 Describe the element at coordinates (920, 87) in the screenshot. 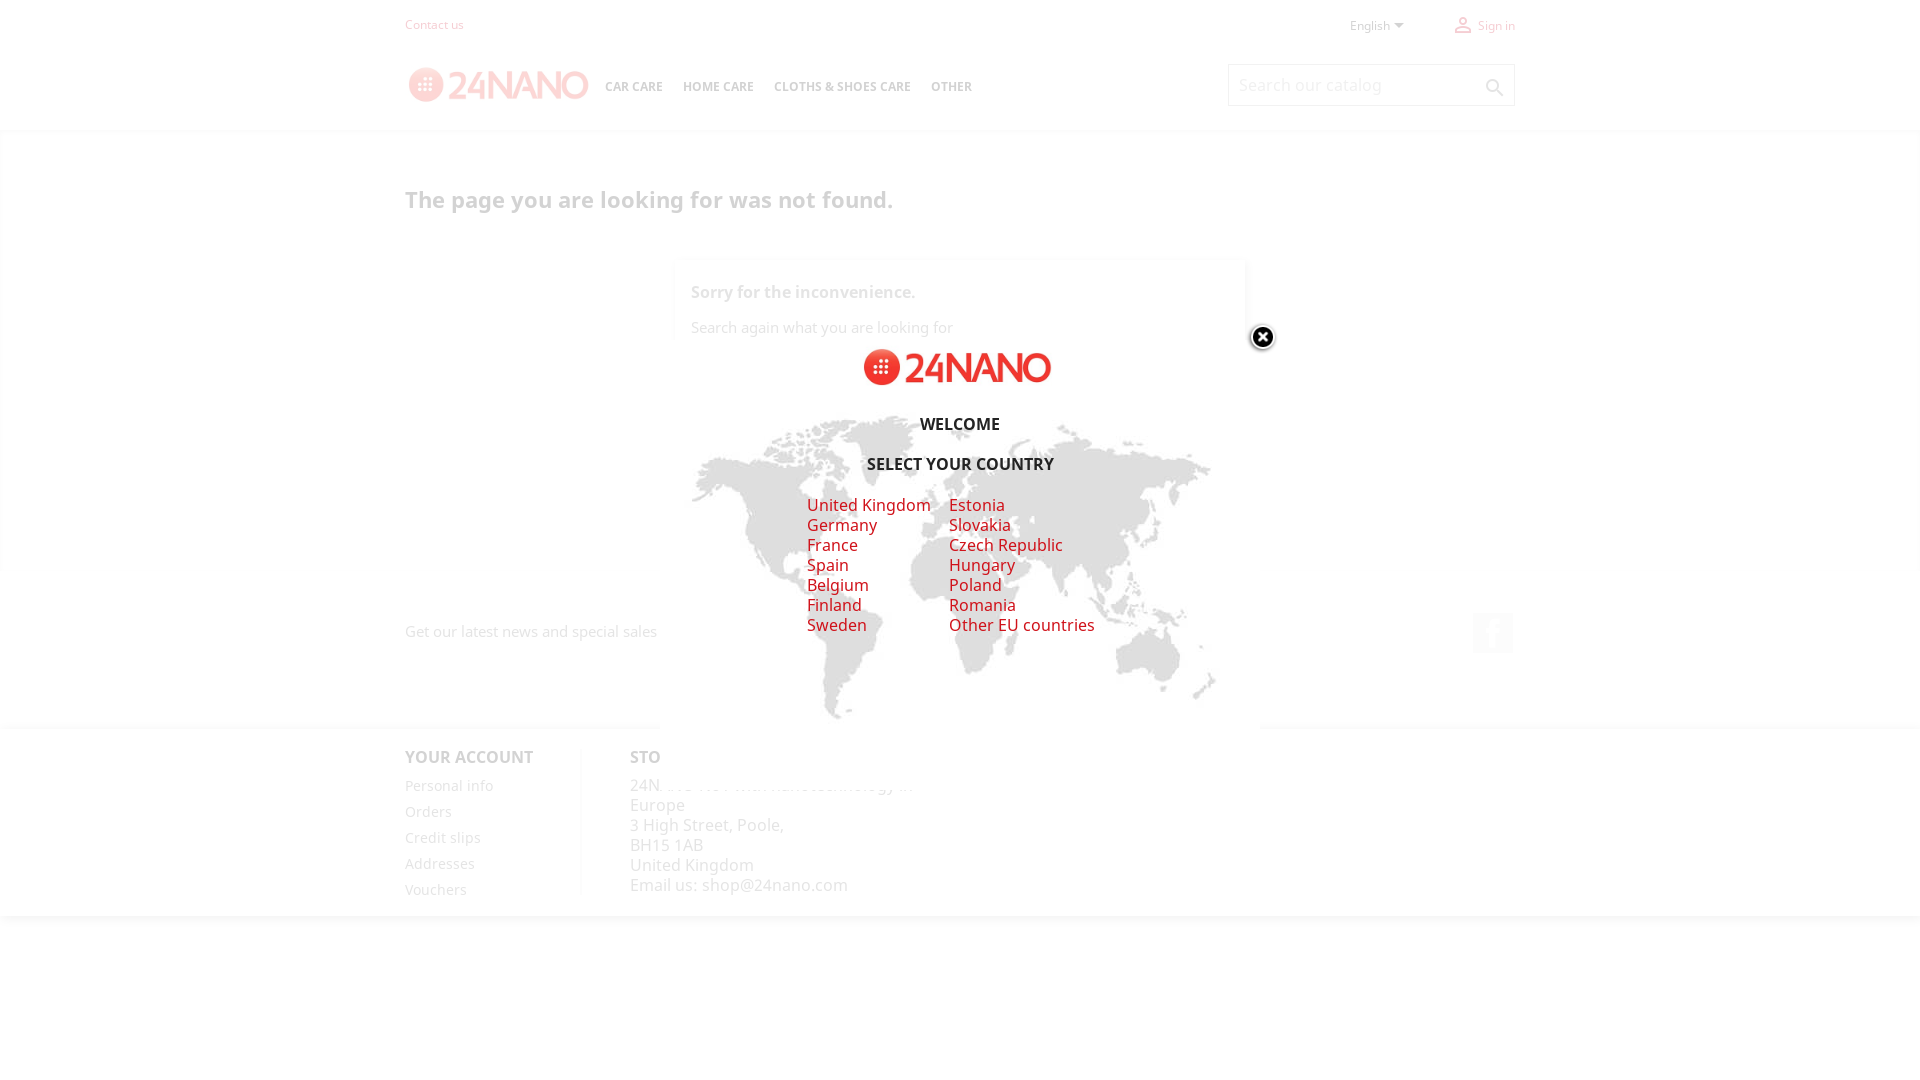

I see `'OTHER'` at that location.